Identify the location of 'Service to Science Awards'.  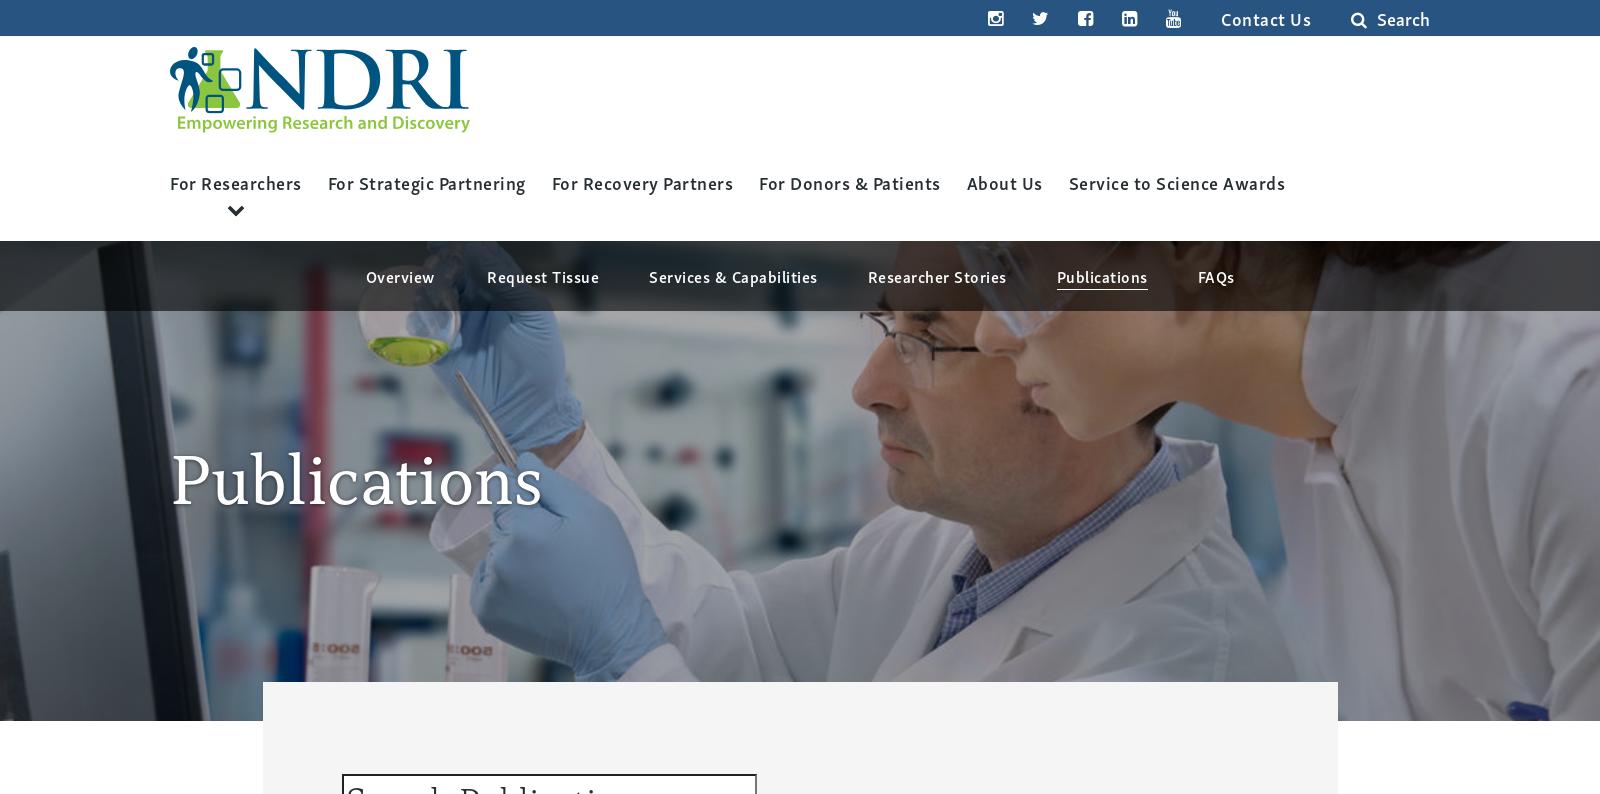
(1176, 180).